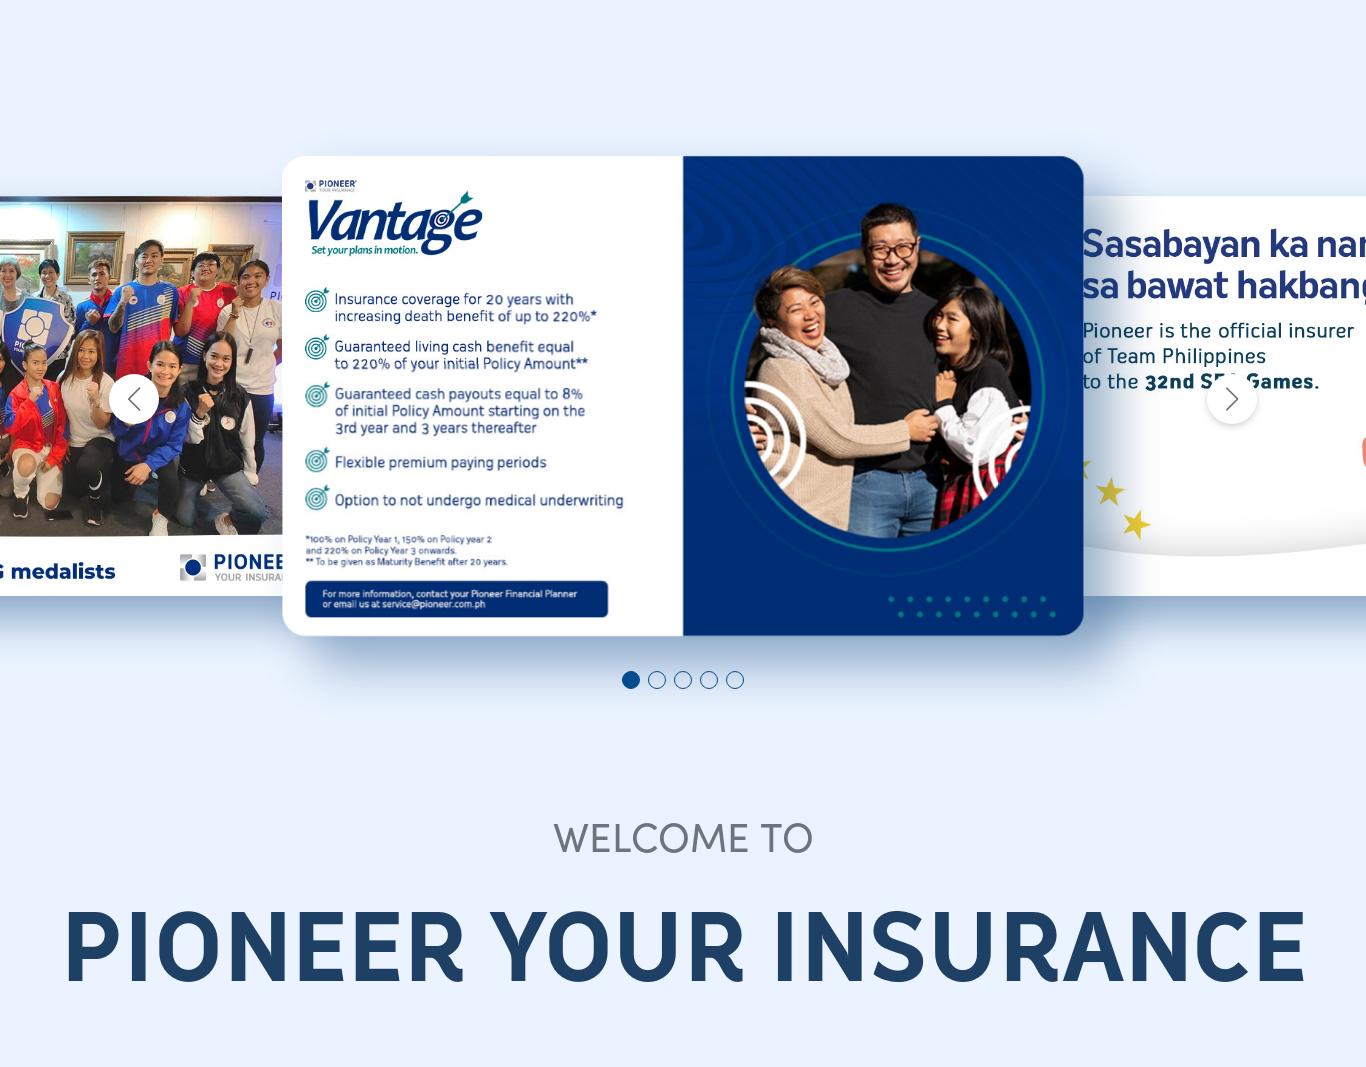 The width and height of the screenshot is (1366, 1067). Describe the element at coordinates (385, 582) in the screenshot. I see `'Microinsurance'` at that location.